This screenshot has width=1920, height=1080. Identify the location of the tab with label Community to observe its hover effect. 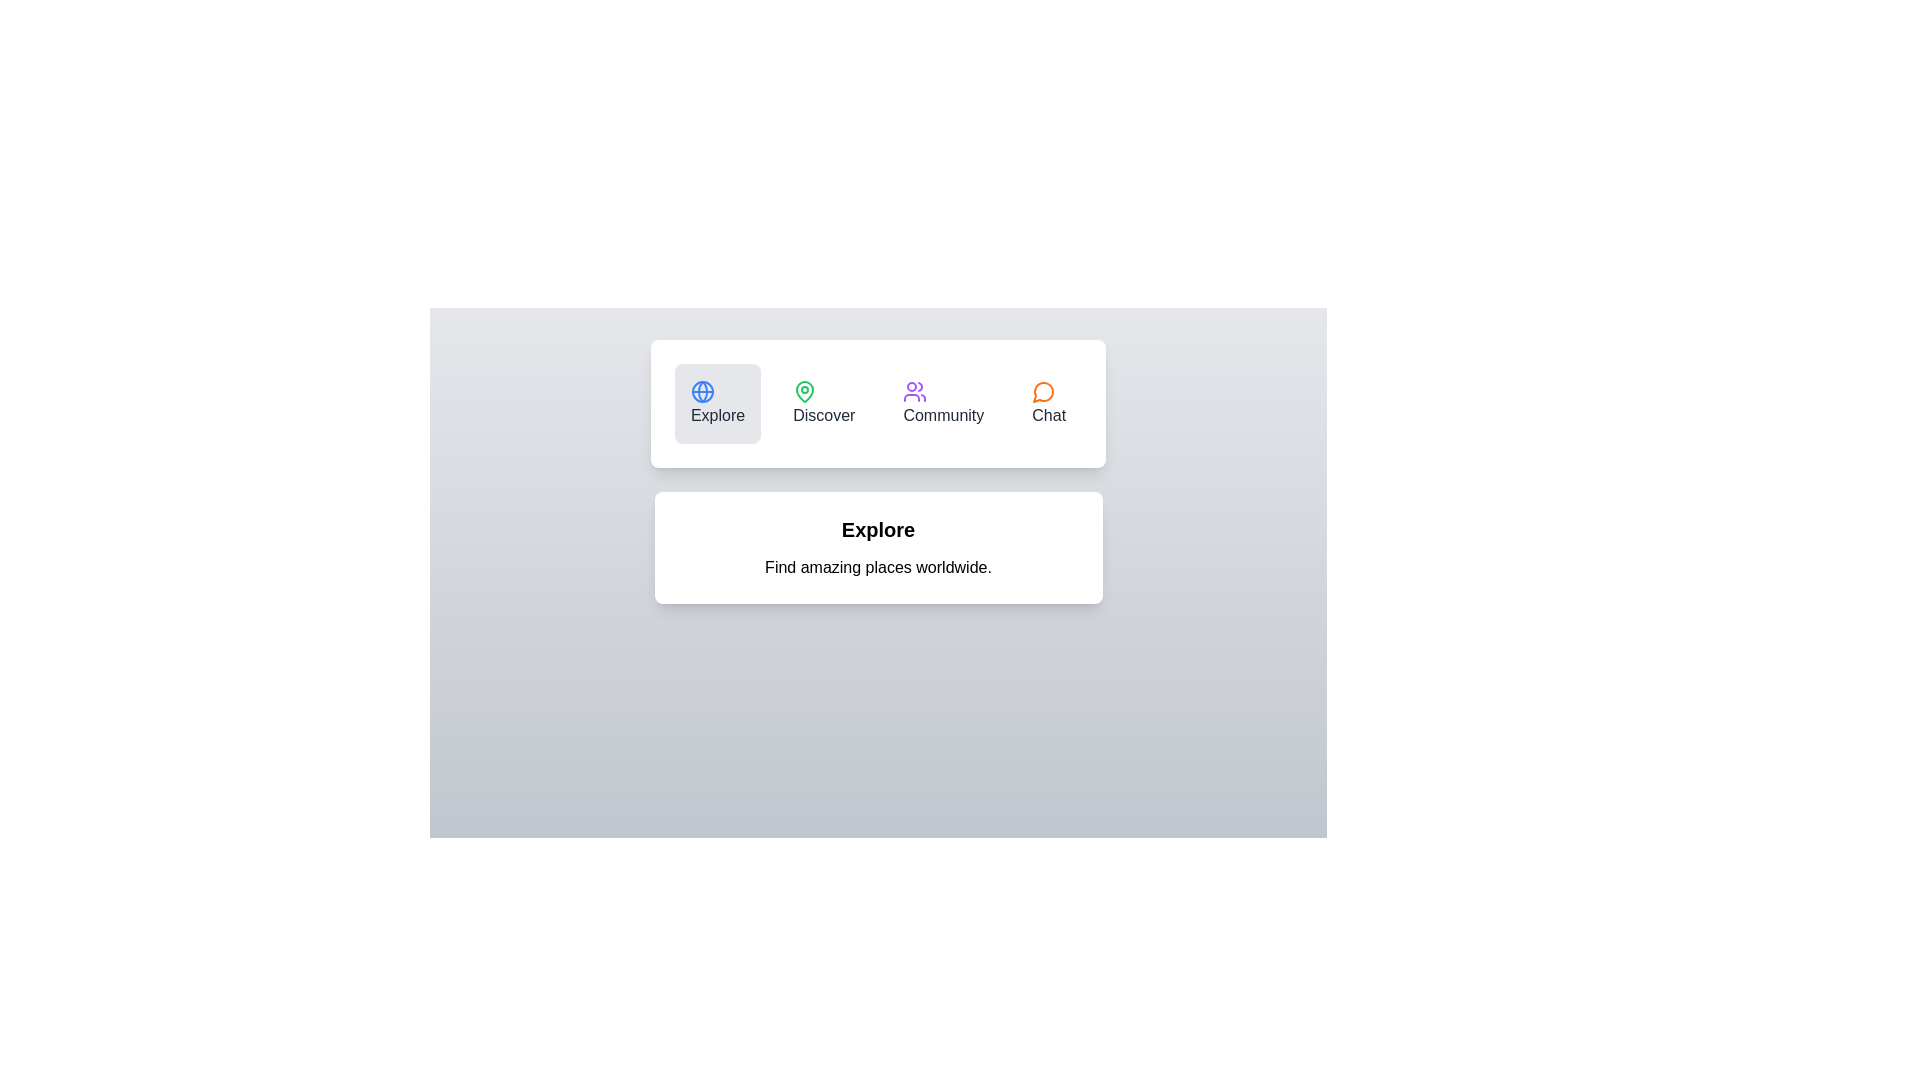
(943, 404).